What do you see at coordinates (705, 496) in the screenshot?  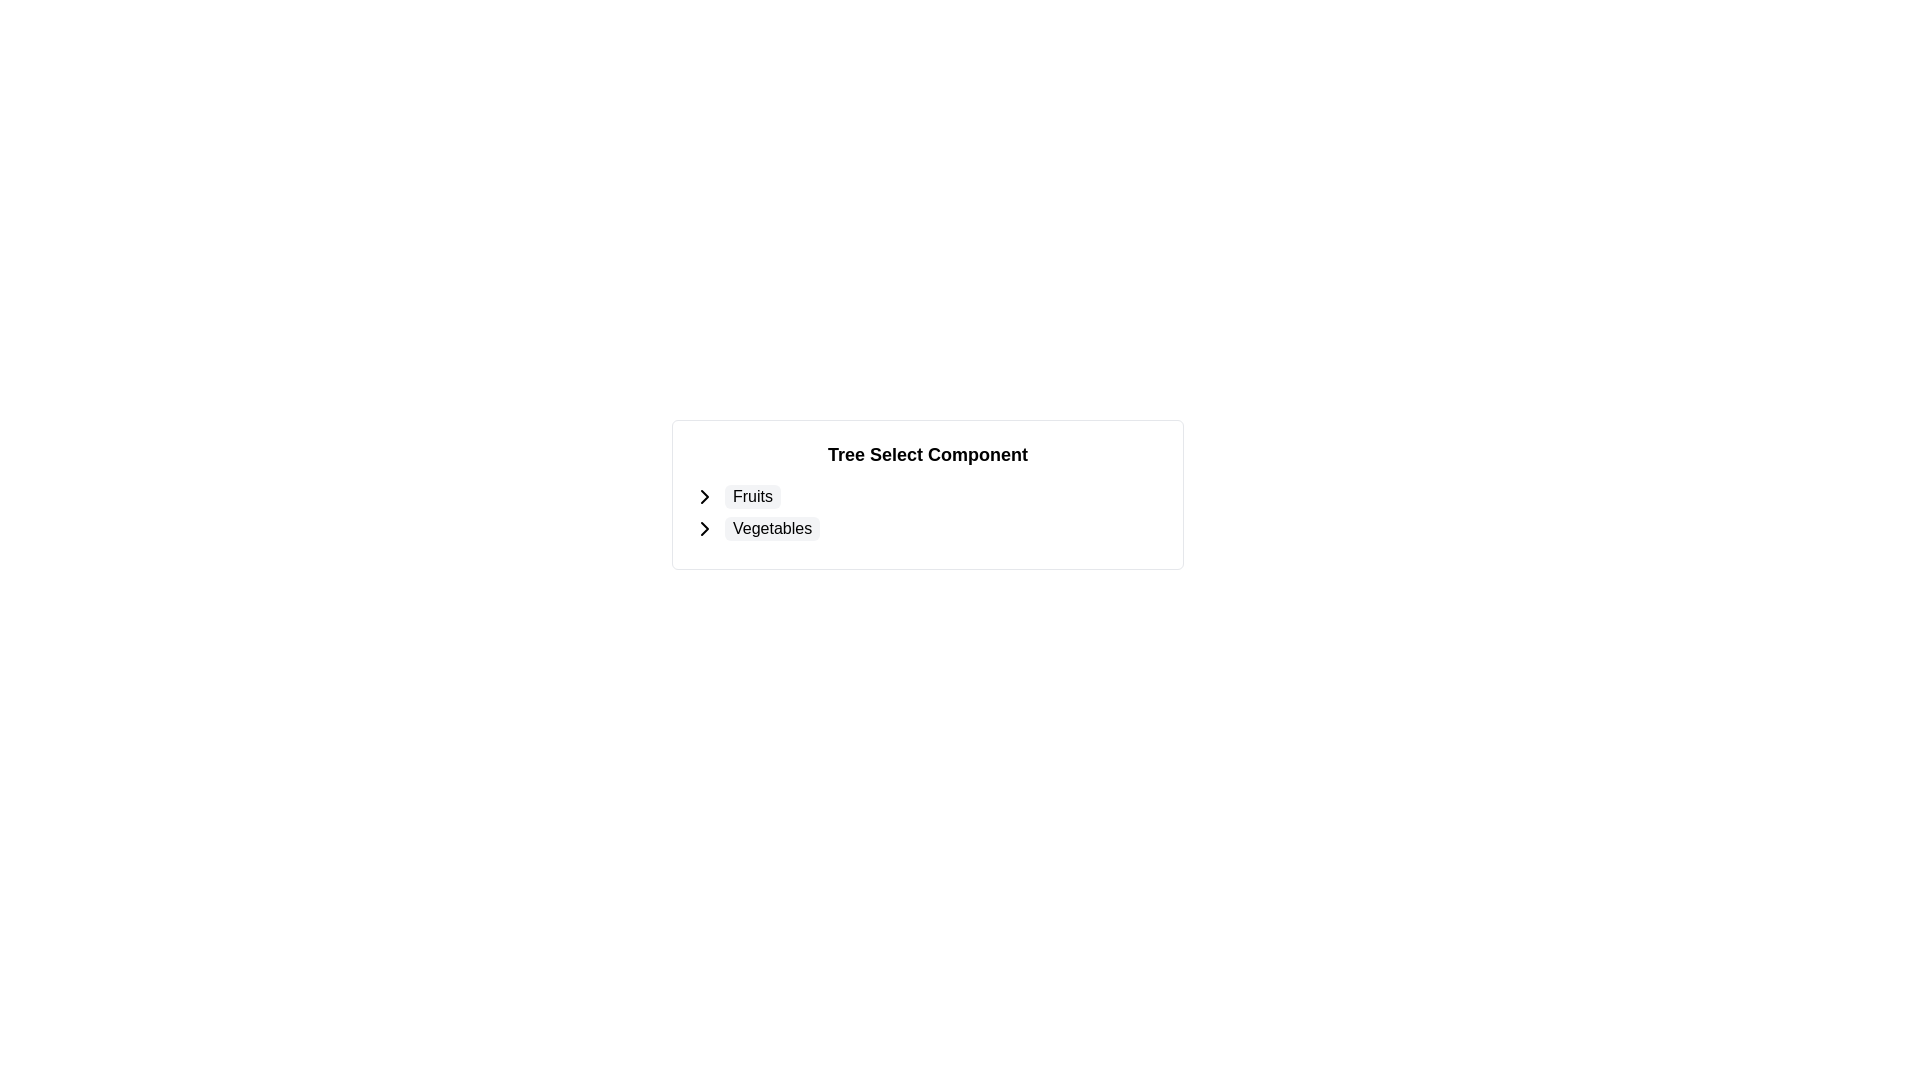 I see `the chevron icon located to the left of the 'Fruits' text` at bounding box center [705, 496].